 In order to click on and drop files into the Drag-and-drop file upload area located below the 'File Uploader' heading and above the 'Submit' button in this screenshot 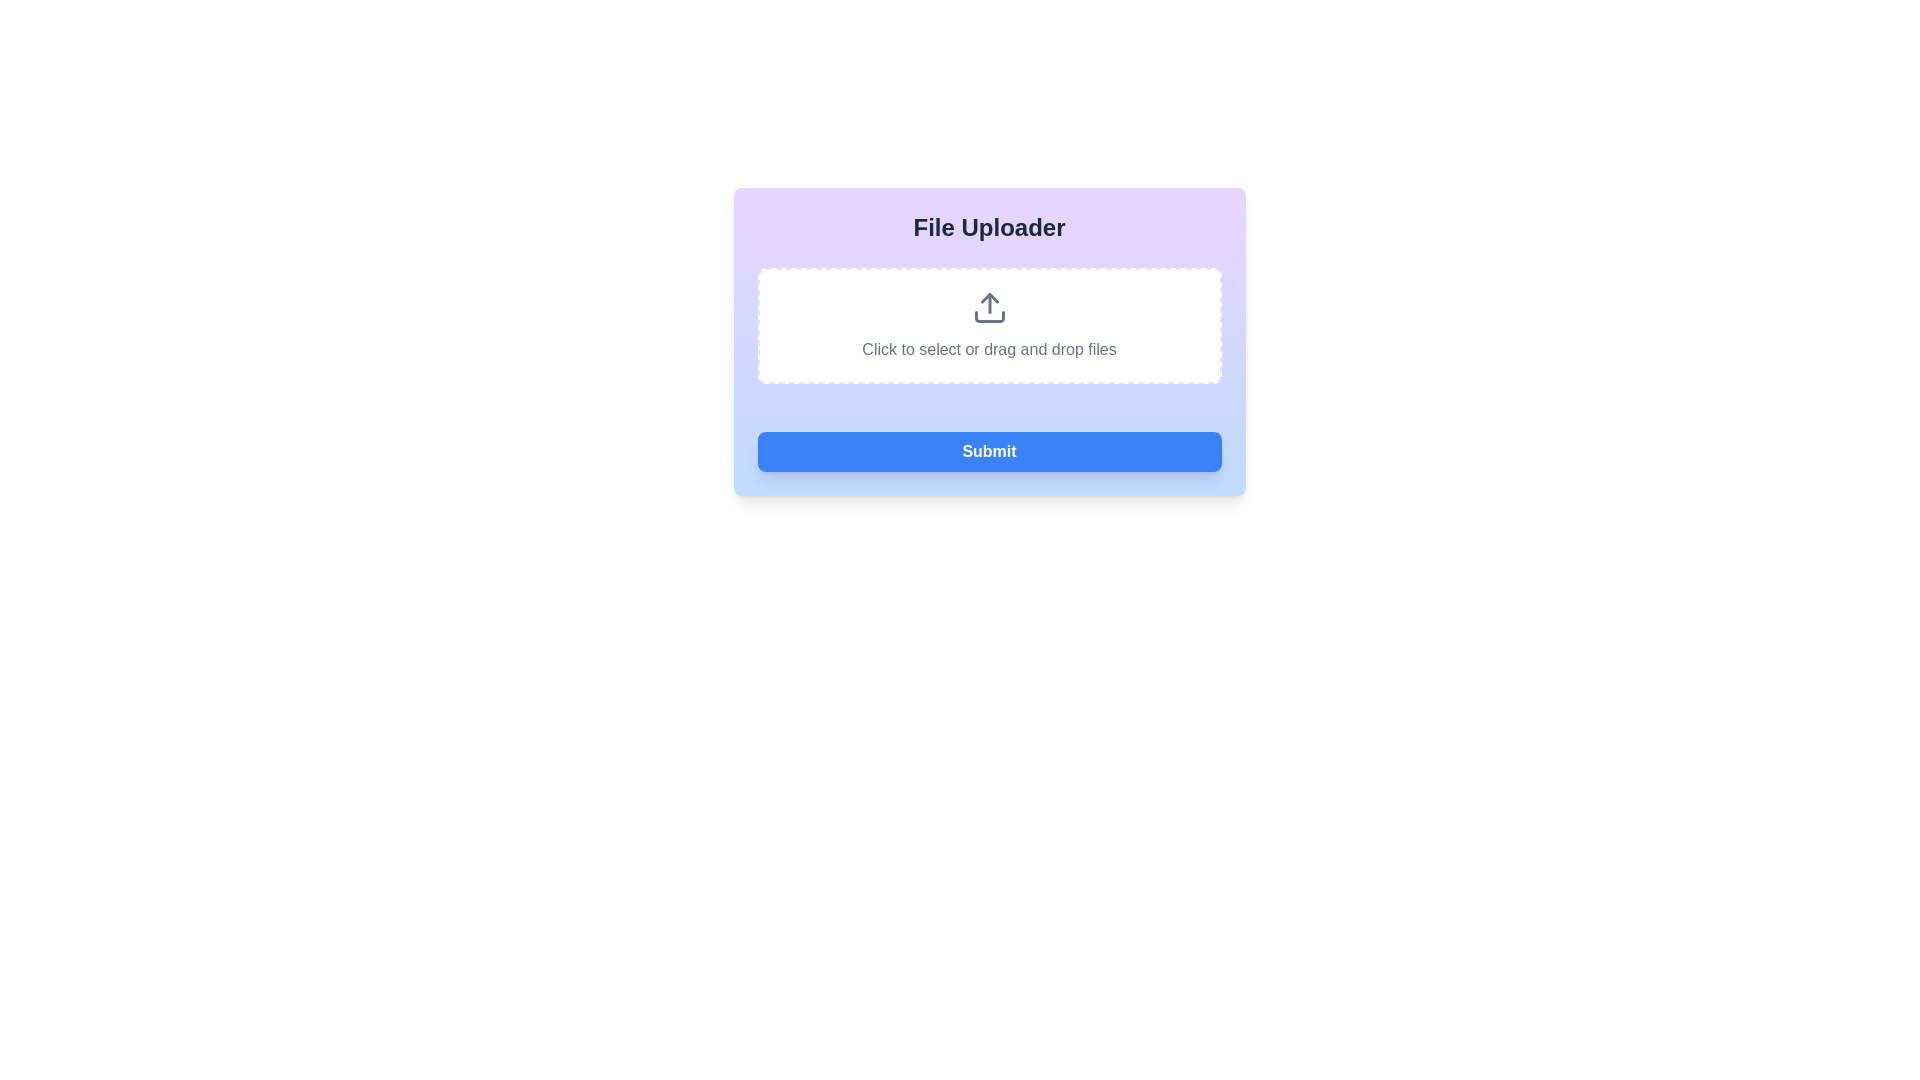, I will do `click(989, 325)`.